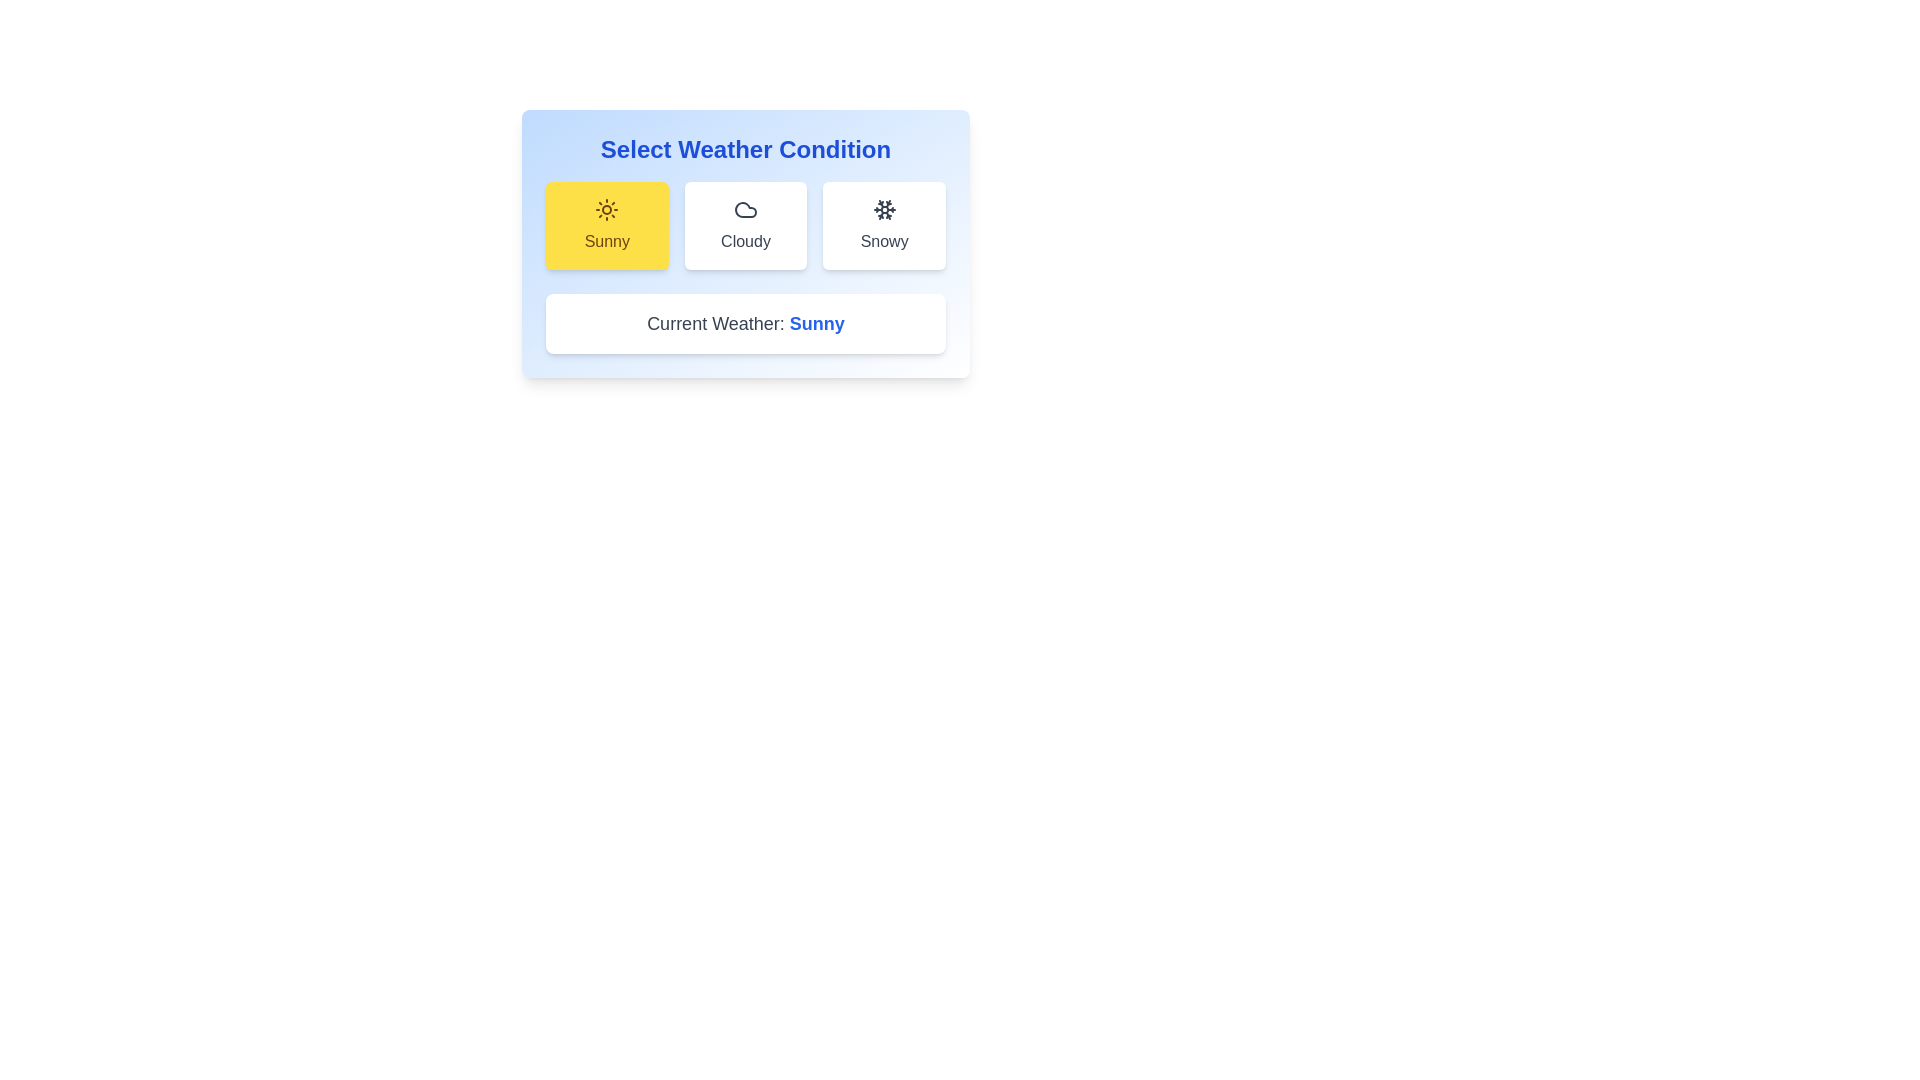 This screenshot has width=1920, height=1080. I want to click on the bold, large blue headline text at the top-center of the card layout, so click(744, 149).